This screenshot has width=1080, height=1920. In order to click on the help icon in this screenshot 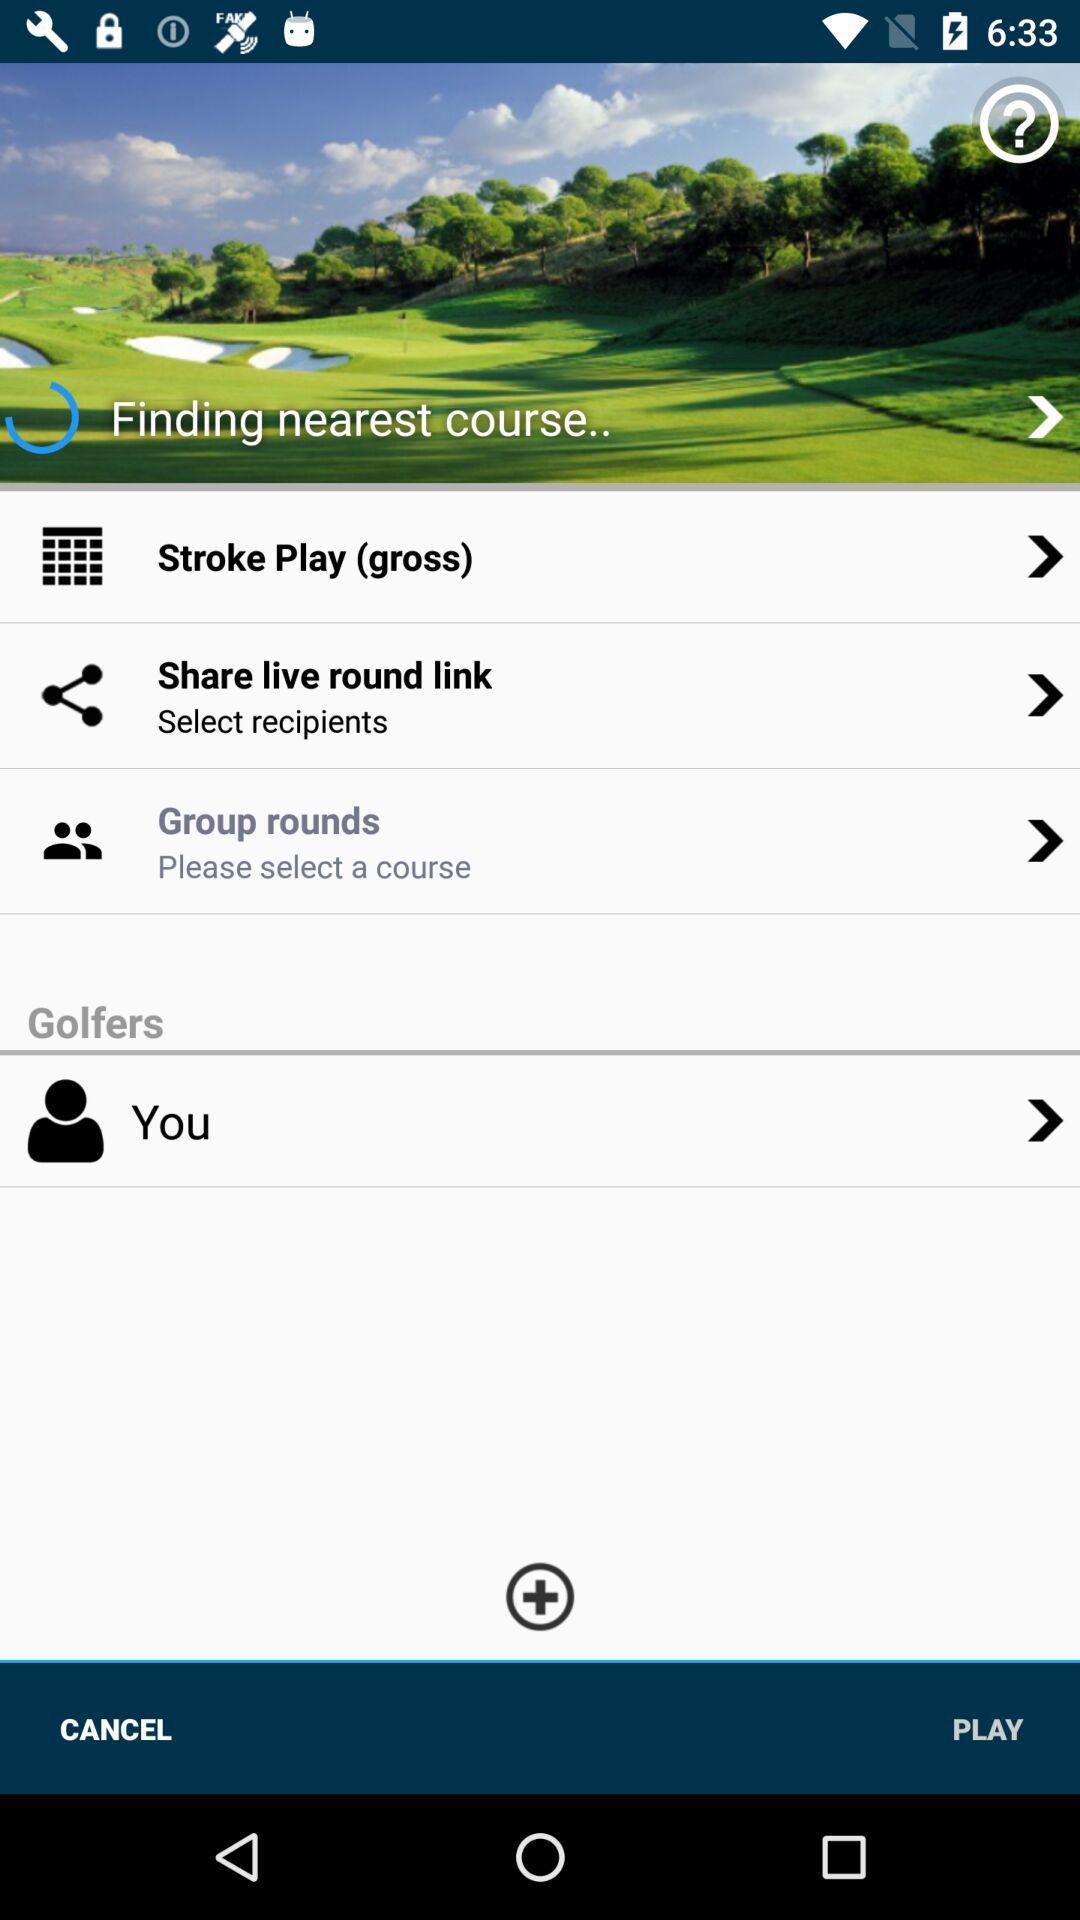, I will do `click(1019, 122)`.